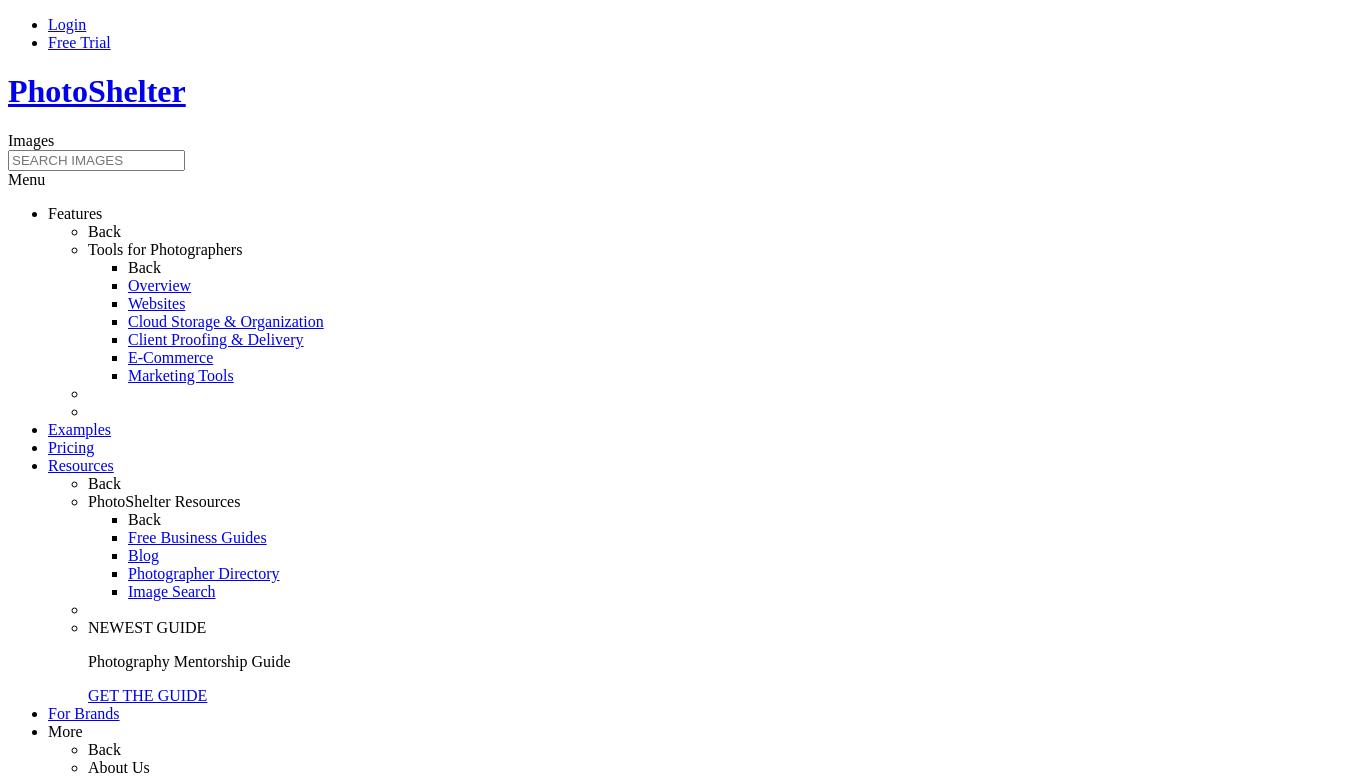  What do you see at coordinates (47, 712) in the screenshot?
I see `'For Brands'` at bounding box center [47, 712].